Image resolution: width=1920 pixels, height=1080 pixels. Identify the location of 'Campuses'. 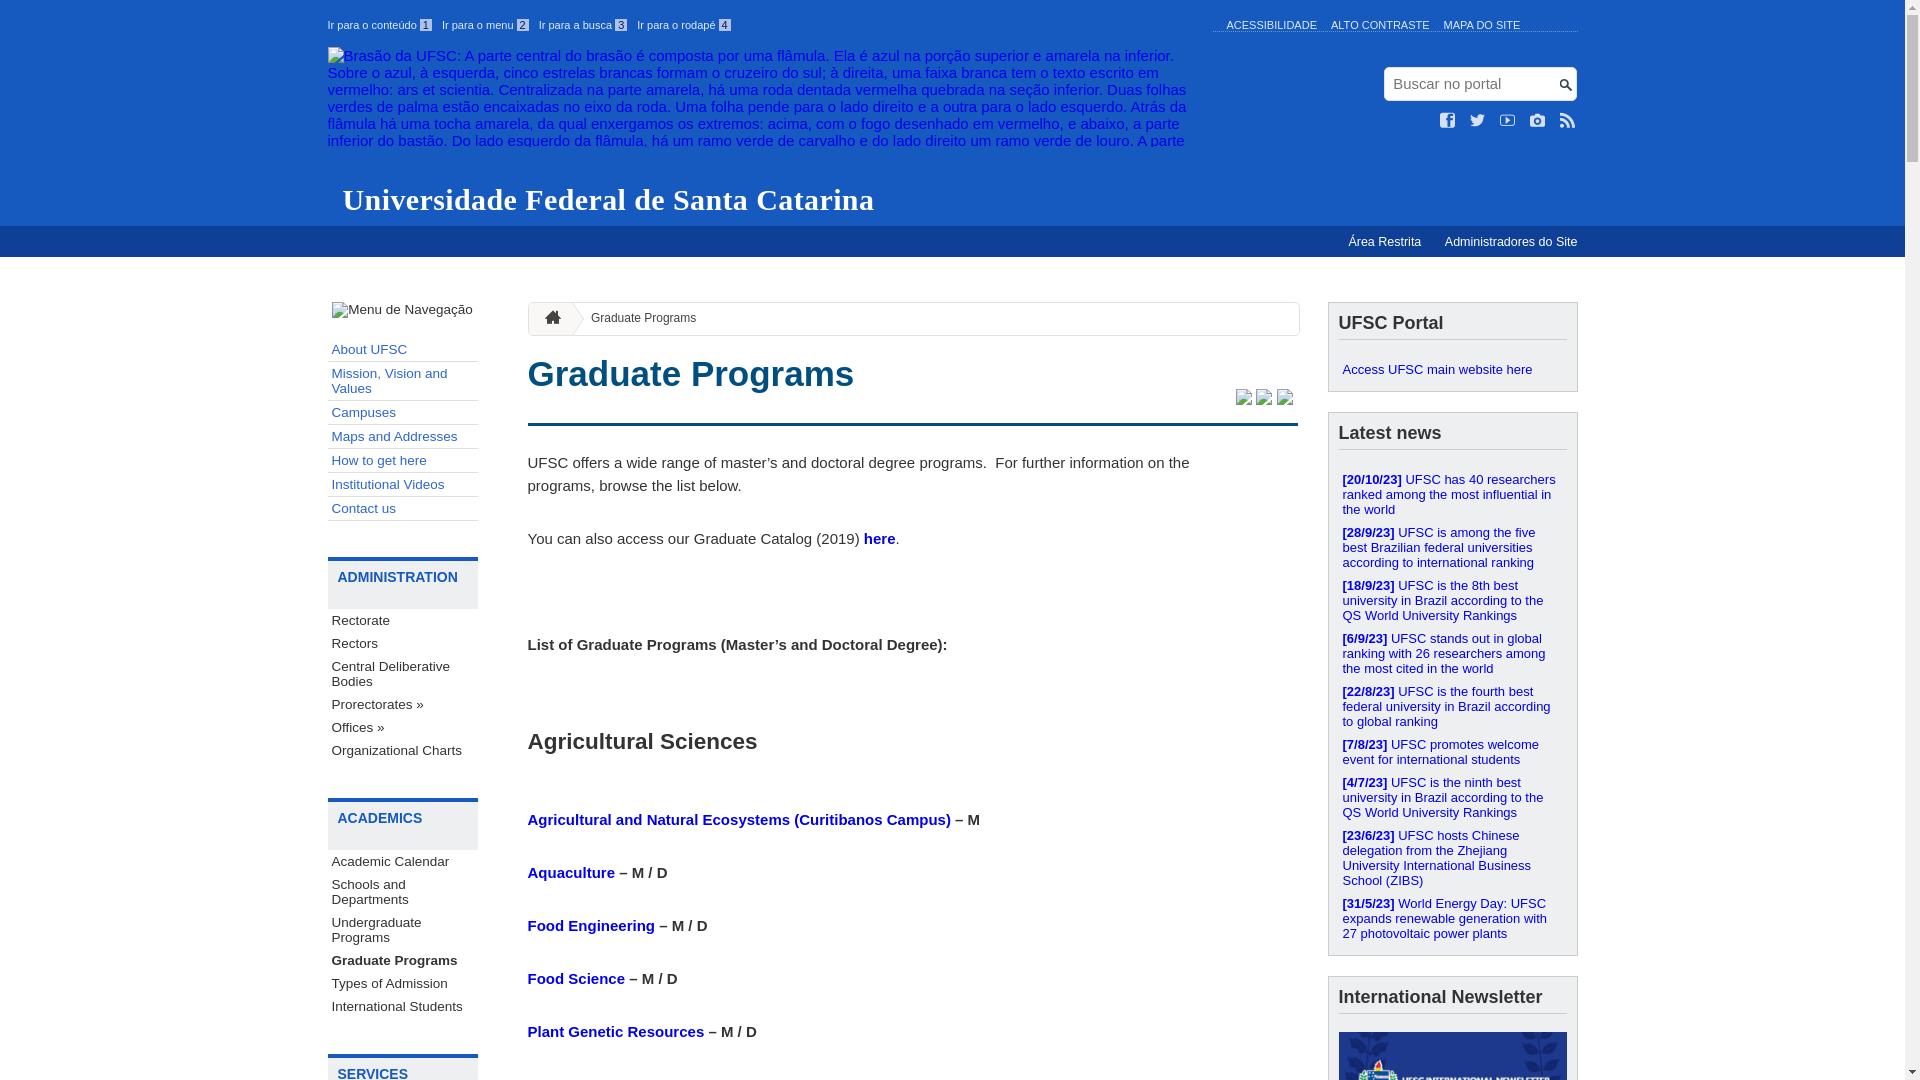
(402, 411).